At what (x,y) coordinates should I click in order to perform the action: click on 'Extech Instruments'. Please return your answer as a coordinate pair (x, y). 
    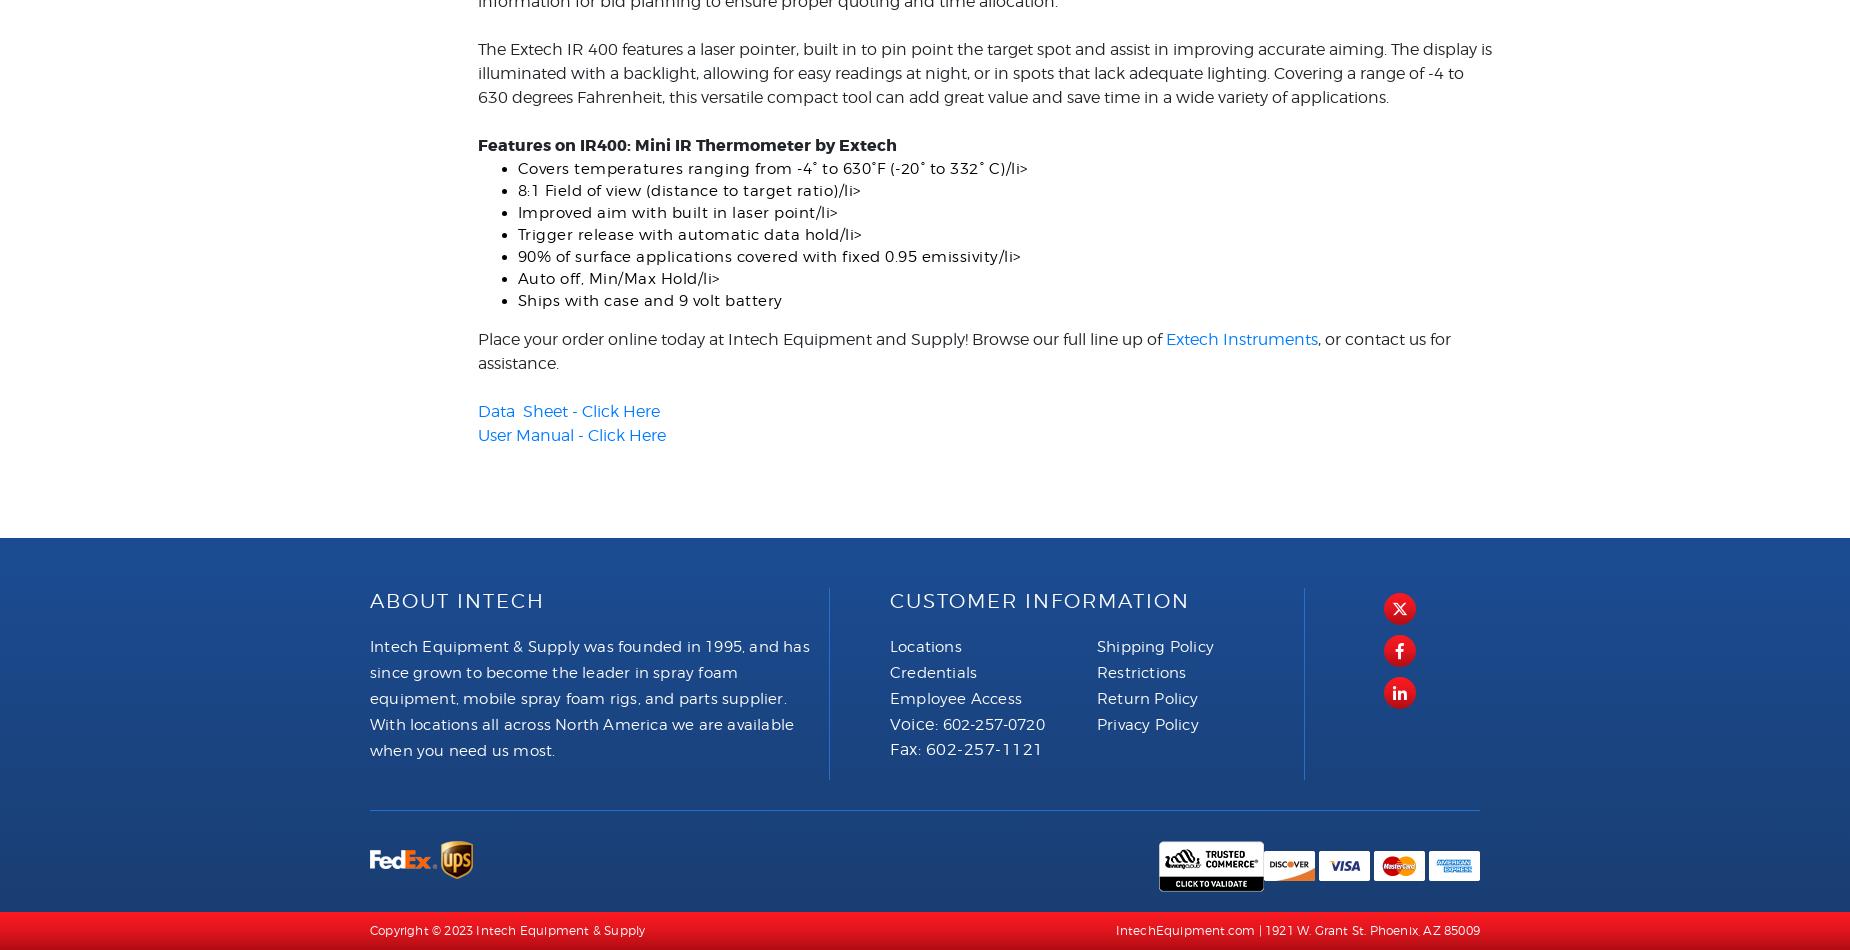
    Looking at the image, I should click on (1160, 337).